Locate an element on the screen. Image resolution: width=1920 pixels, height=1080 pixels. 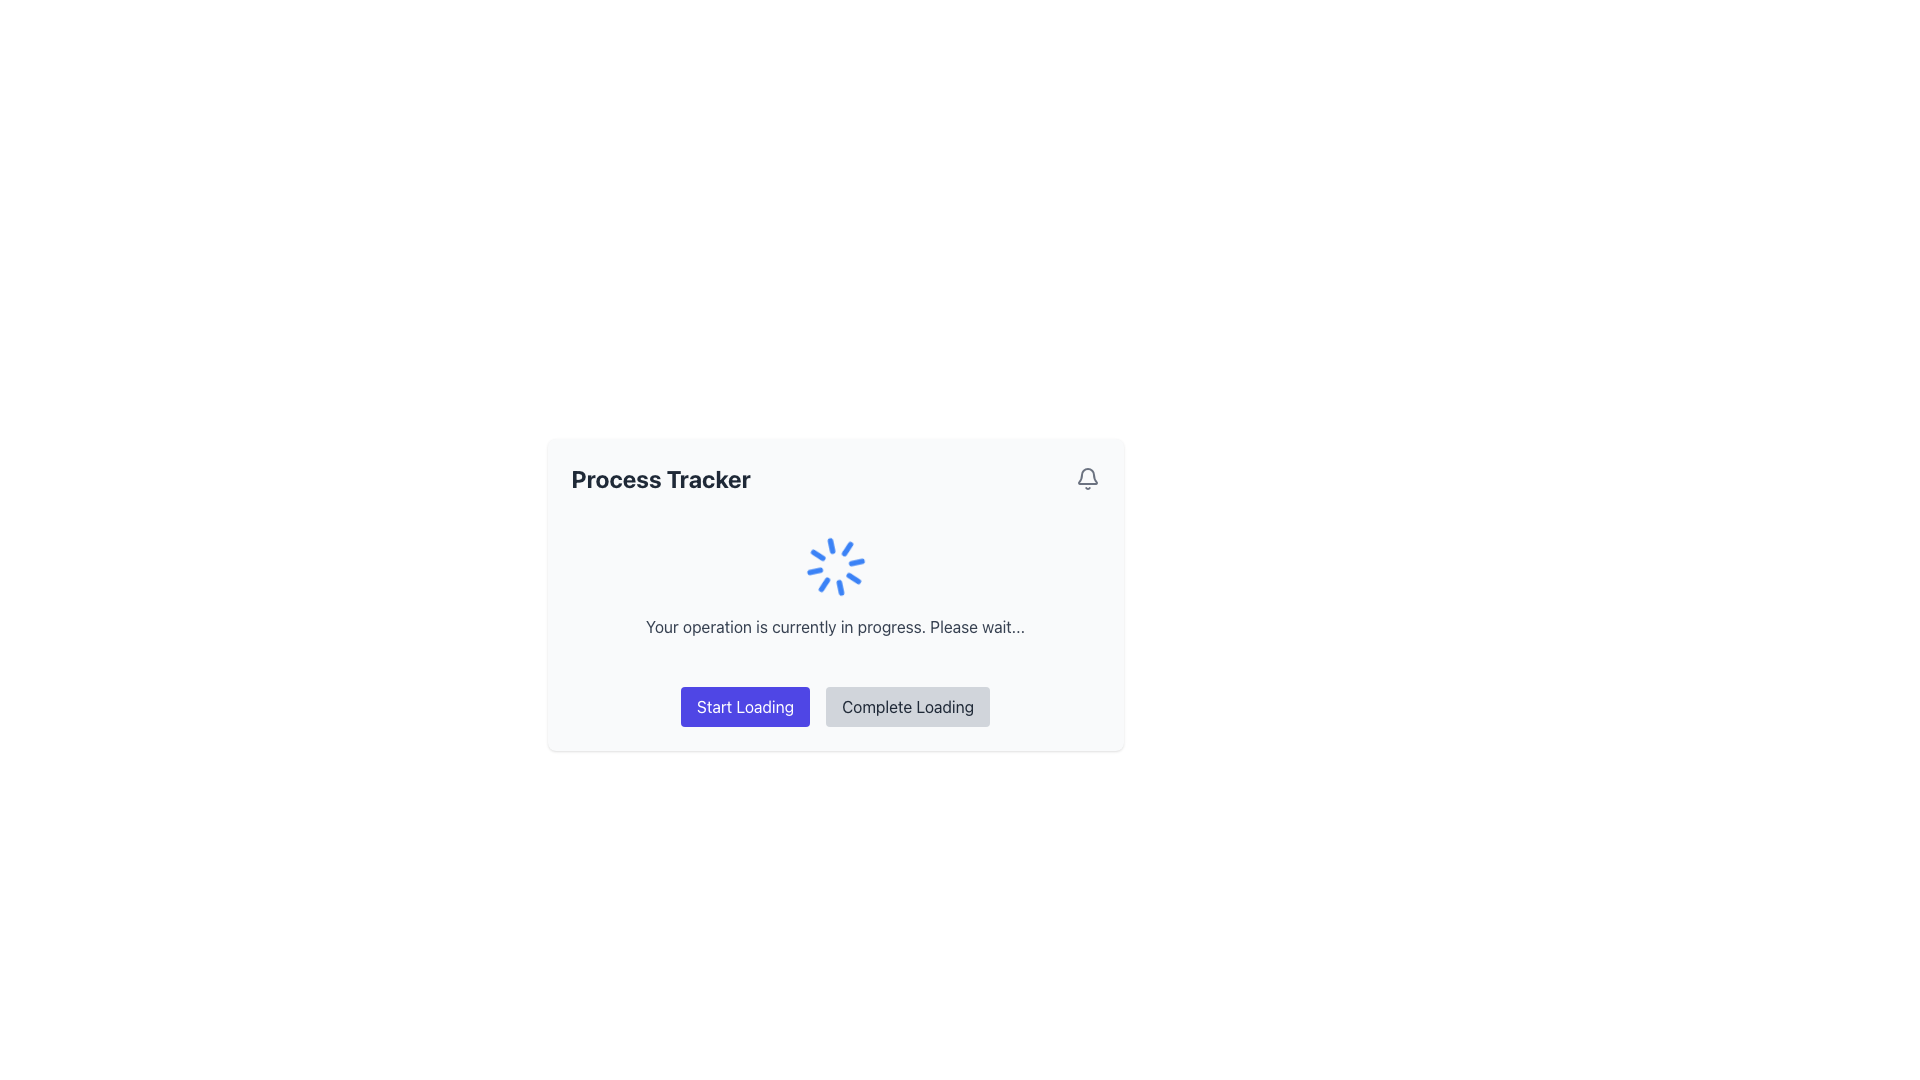
the rectangular button with a purple background and white 'Start Loading' text to initiate the loading operation is located at coordinates (744, 705).